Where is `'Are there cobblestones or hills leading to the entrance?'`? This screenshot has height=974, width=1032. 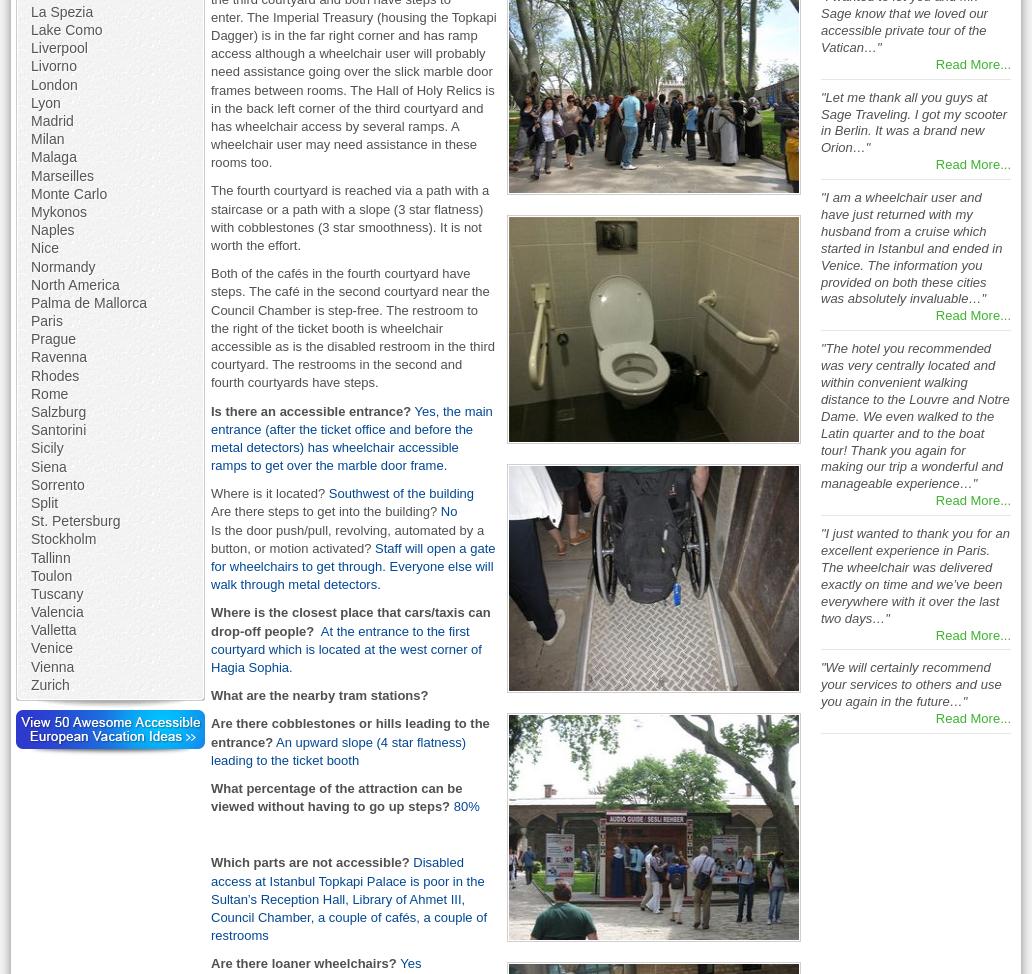 'Are there cobblestones or hills leading to the entrance?' is located at coordinates (349, 731).